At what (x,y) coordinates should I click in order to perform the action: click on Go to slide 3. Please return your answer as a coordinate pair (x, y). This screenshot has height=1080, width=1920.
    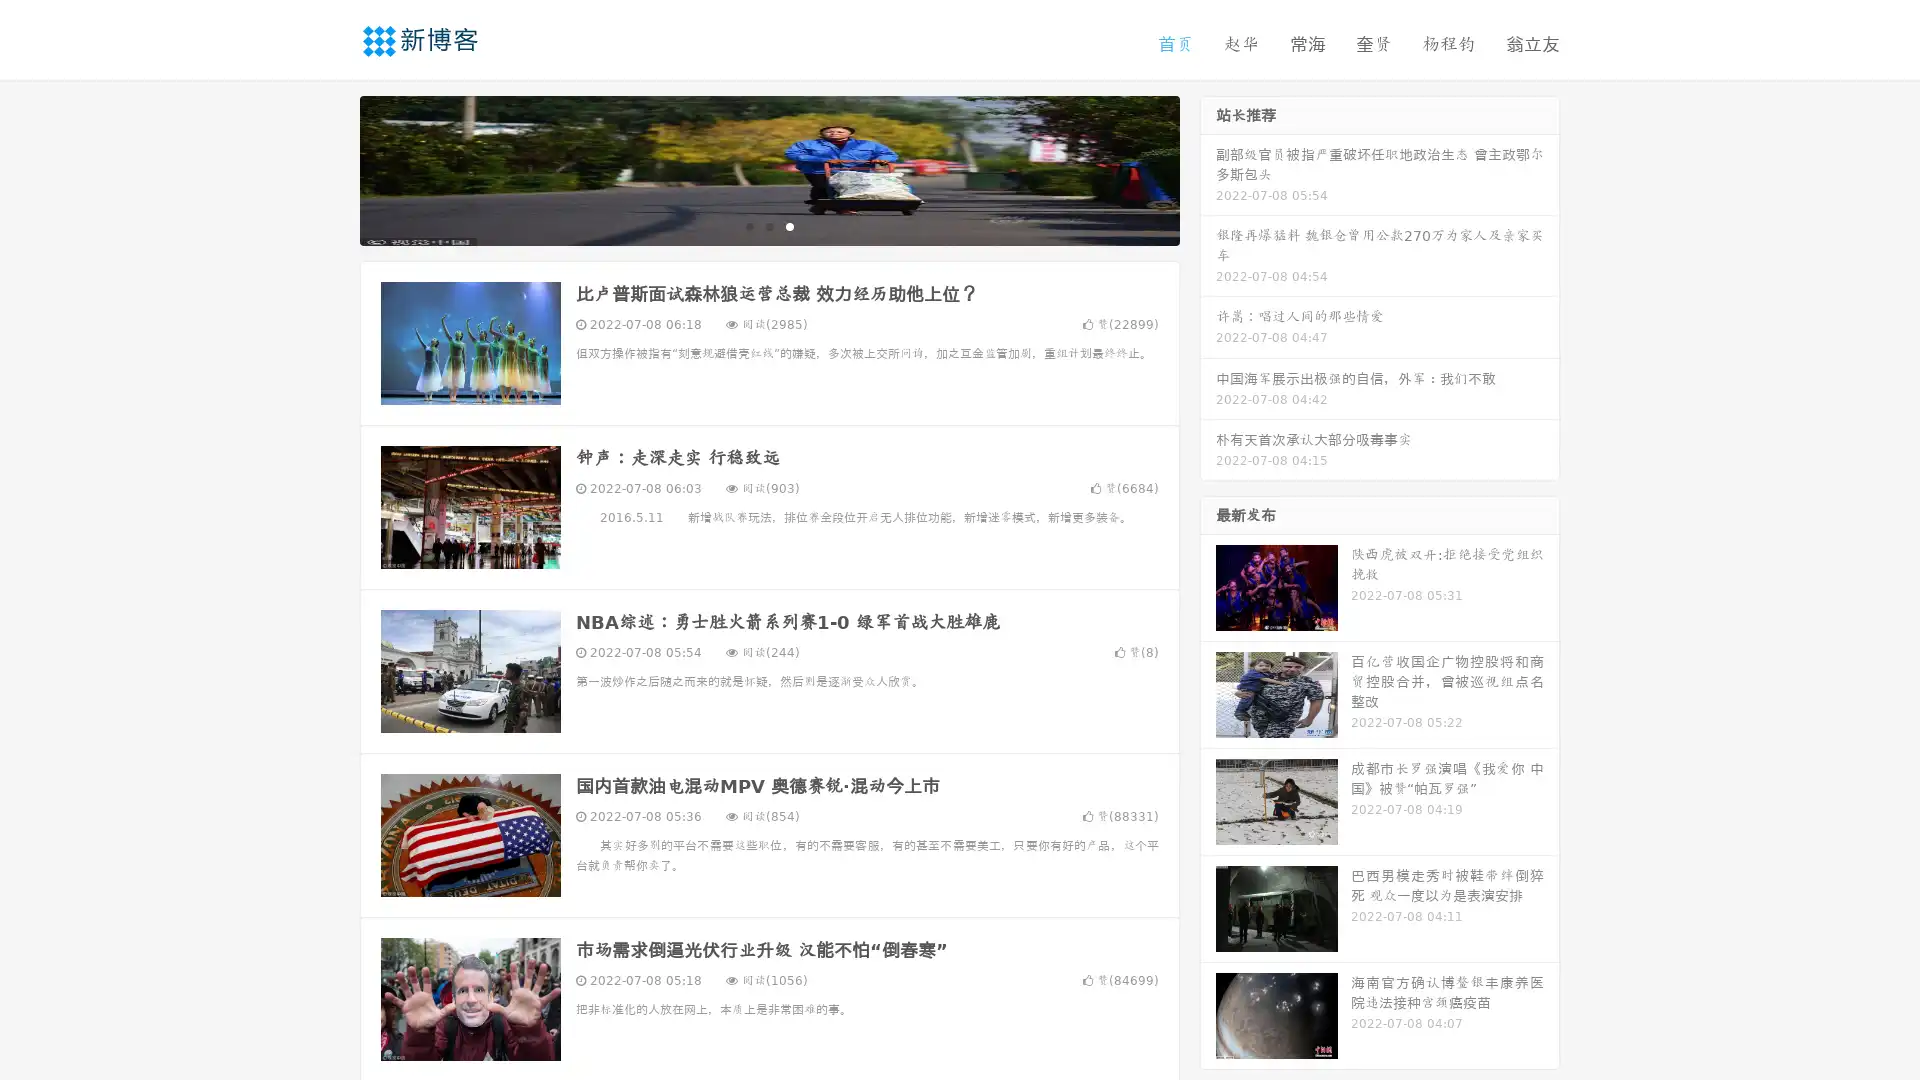
    Looking at the image, I should click on (789, 225).